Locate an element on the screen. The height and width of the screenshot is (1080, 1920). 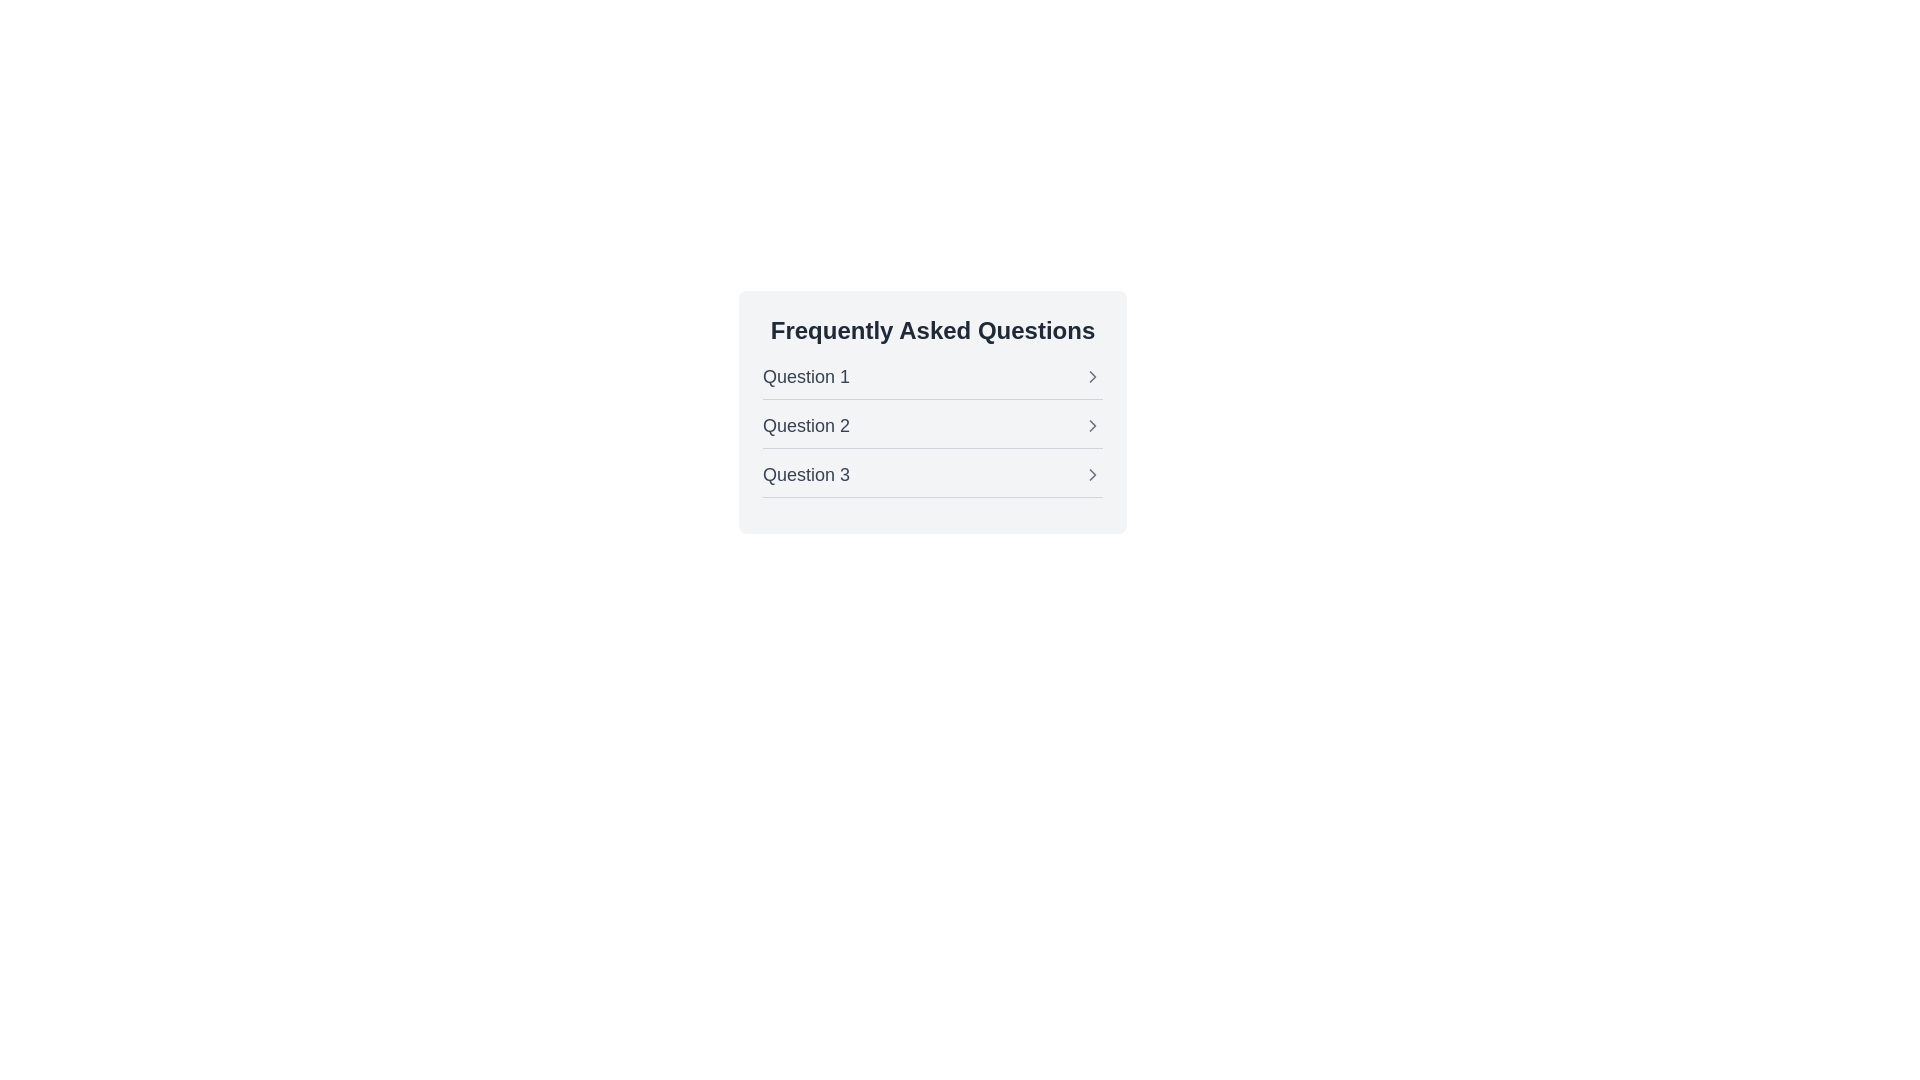
the list item displaying 'Question 3' is located at coordinates (931, 474).